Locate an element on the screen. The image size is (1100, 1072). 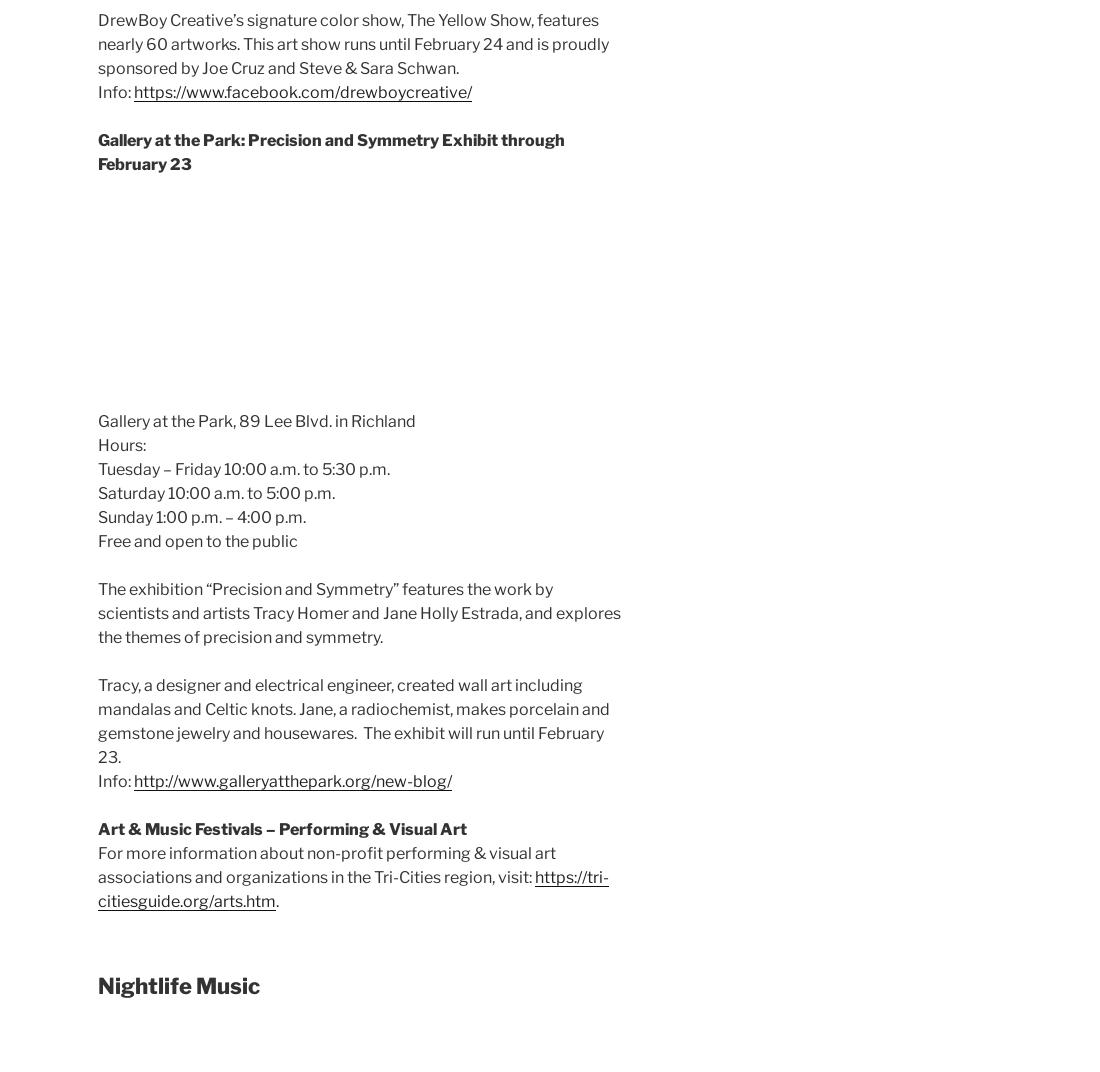
'Tracy, a designer and electrical engineer, created wall art including mandalas and Celtic knots. Jane, a radiochemist, makes porcelain and gemstone jewelry and housewares.  The exhibit will run until February 23.' is located at coordinates (98, 719).